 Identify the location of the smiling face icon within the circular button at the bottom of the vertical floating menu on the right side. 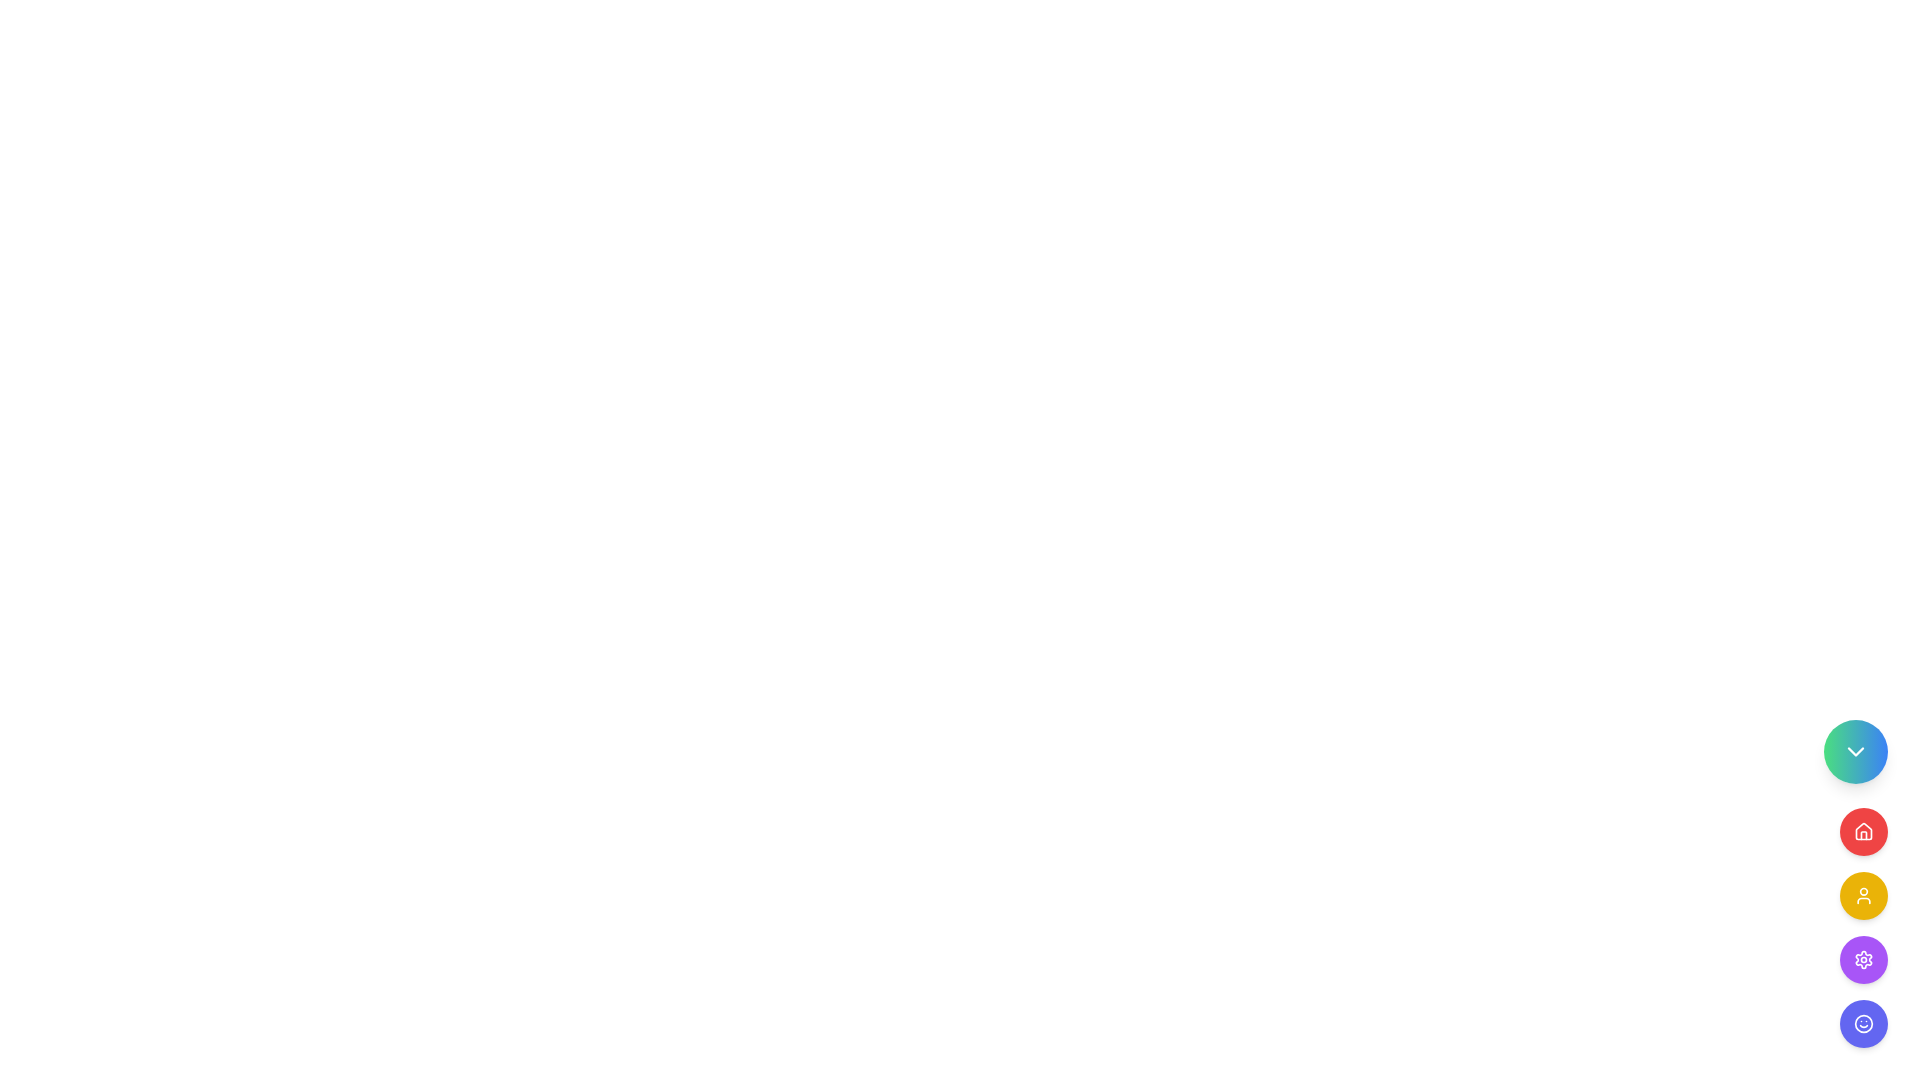
(1862, 1023).